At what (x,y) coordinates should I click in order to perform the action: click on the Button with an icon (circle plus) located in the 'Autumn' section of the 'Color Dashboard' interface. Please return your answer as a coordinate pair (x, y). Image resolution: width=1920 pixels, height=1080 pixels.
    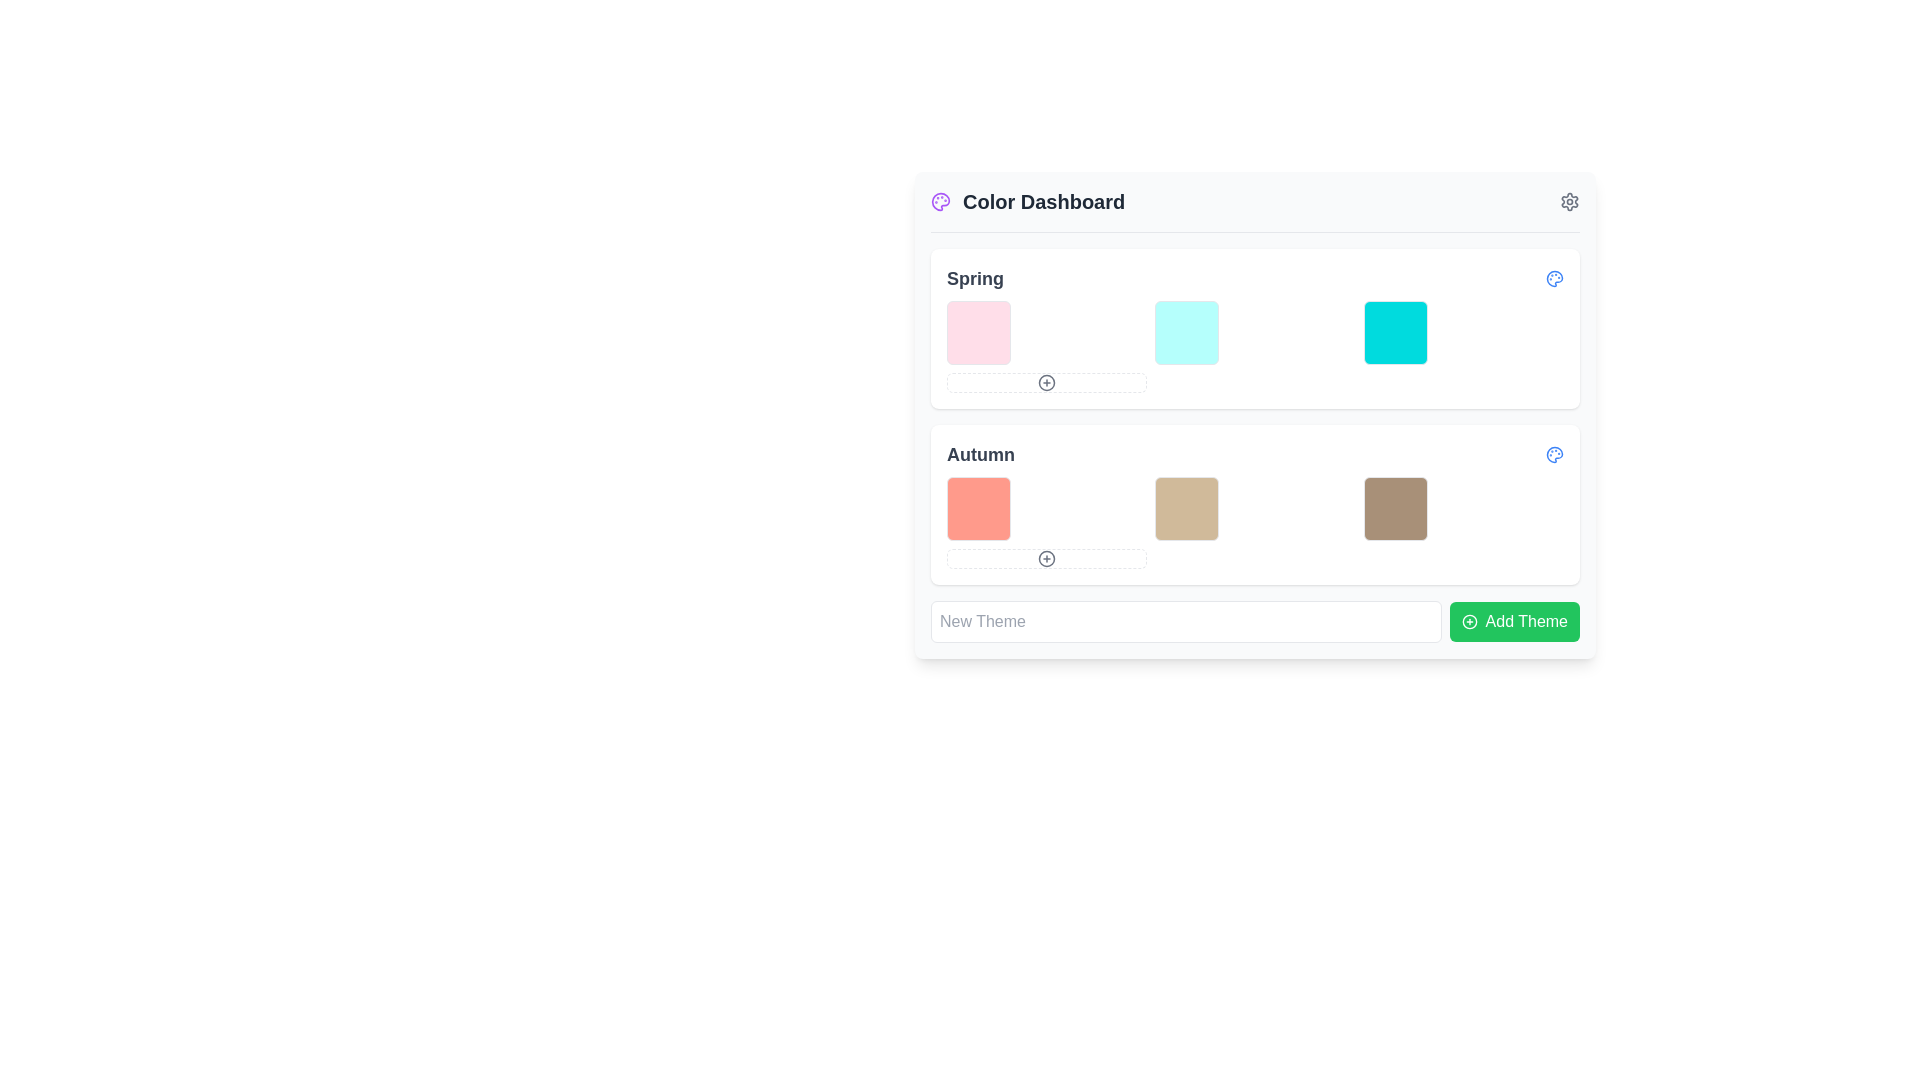
    Looking at the image, I should click on (1046, 559).